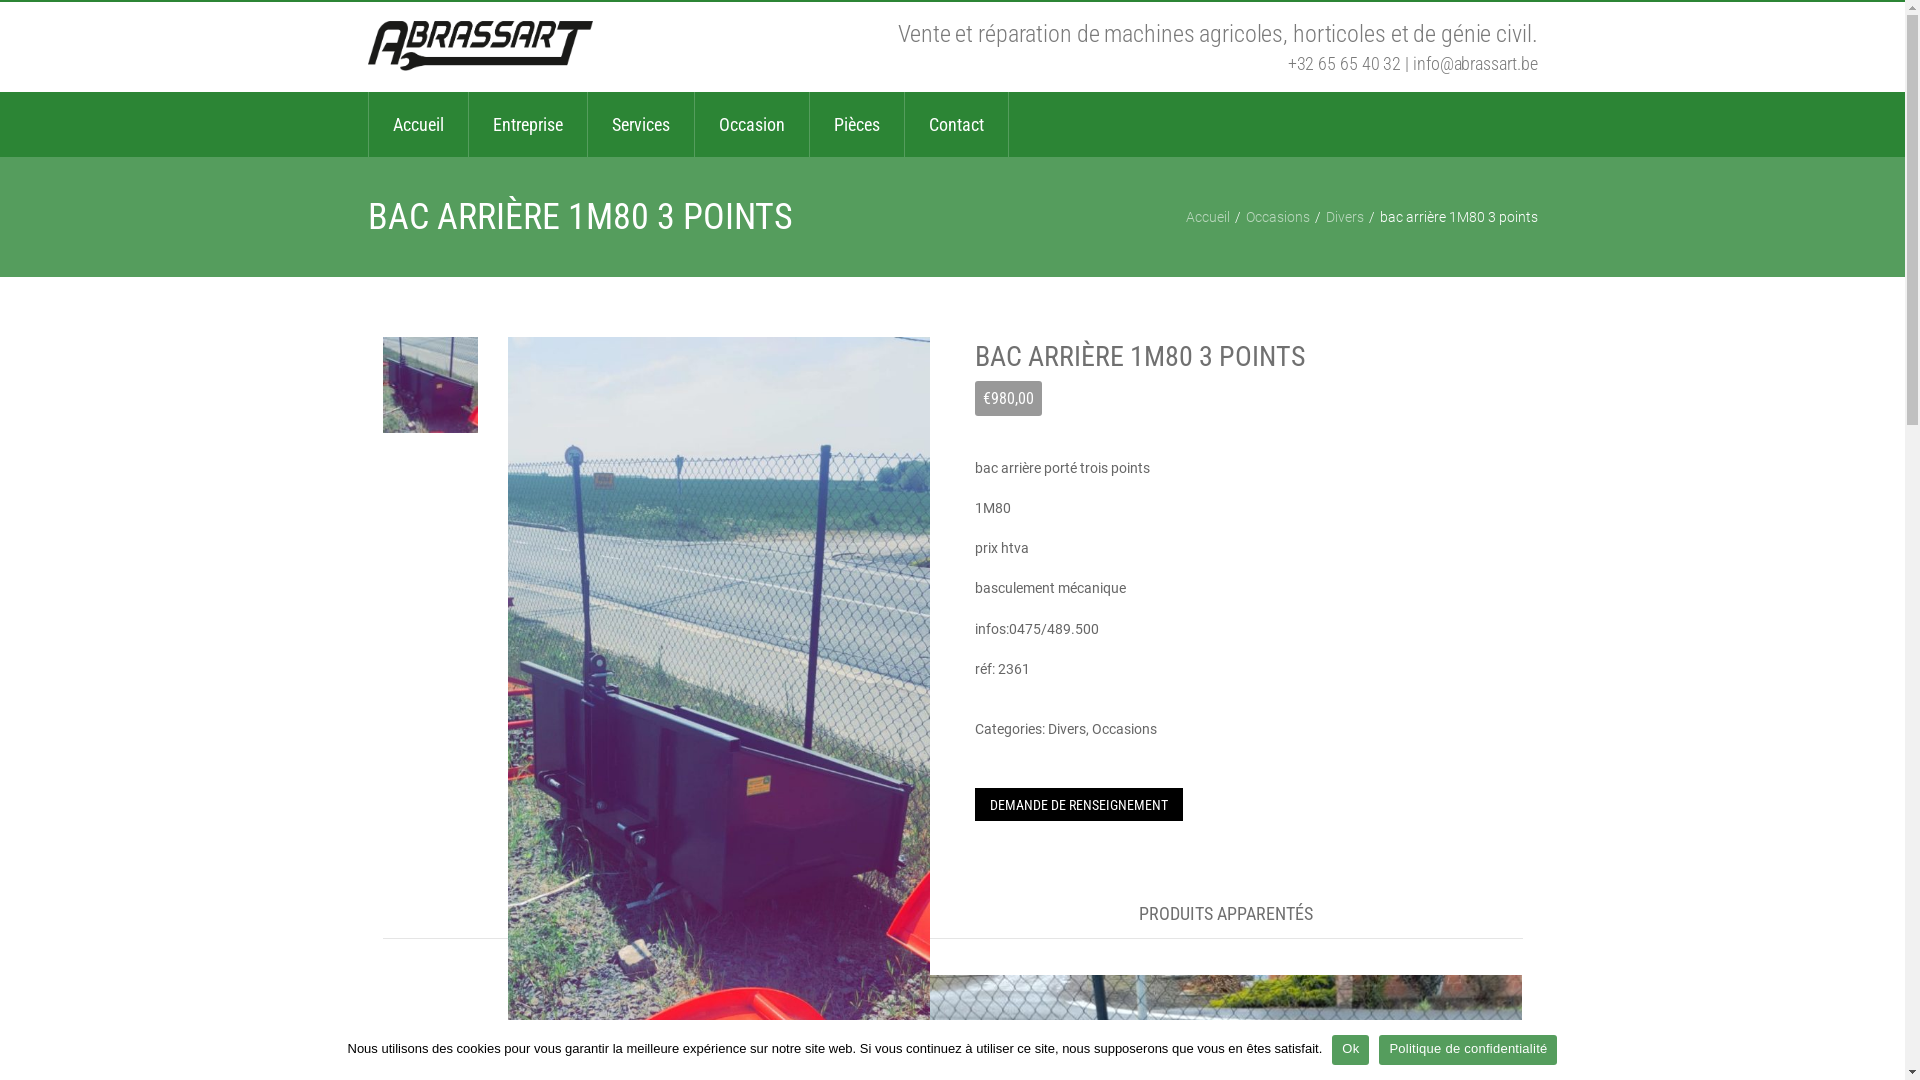  I want to click on 'Accueil', so click(1207, 216).